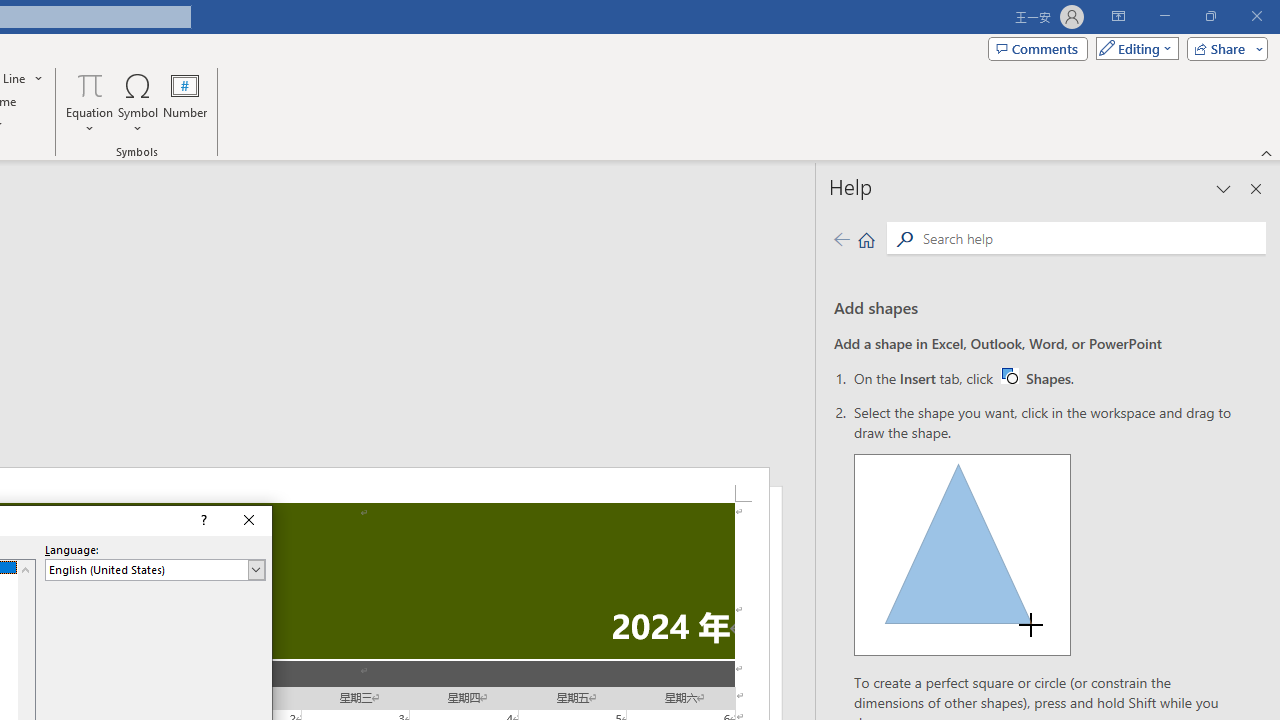  Describe the element at coordinates (89, 103) in the screenshot. I see `'Equation'` at that location.